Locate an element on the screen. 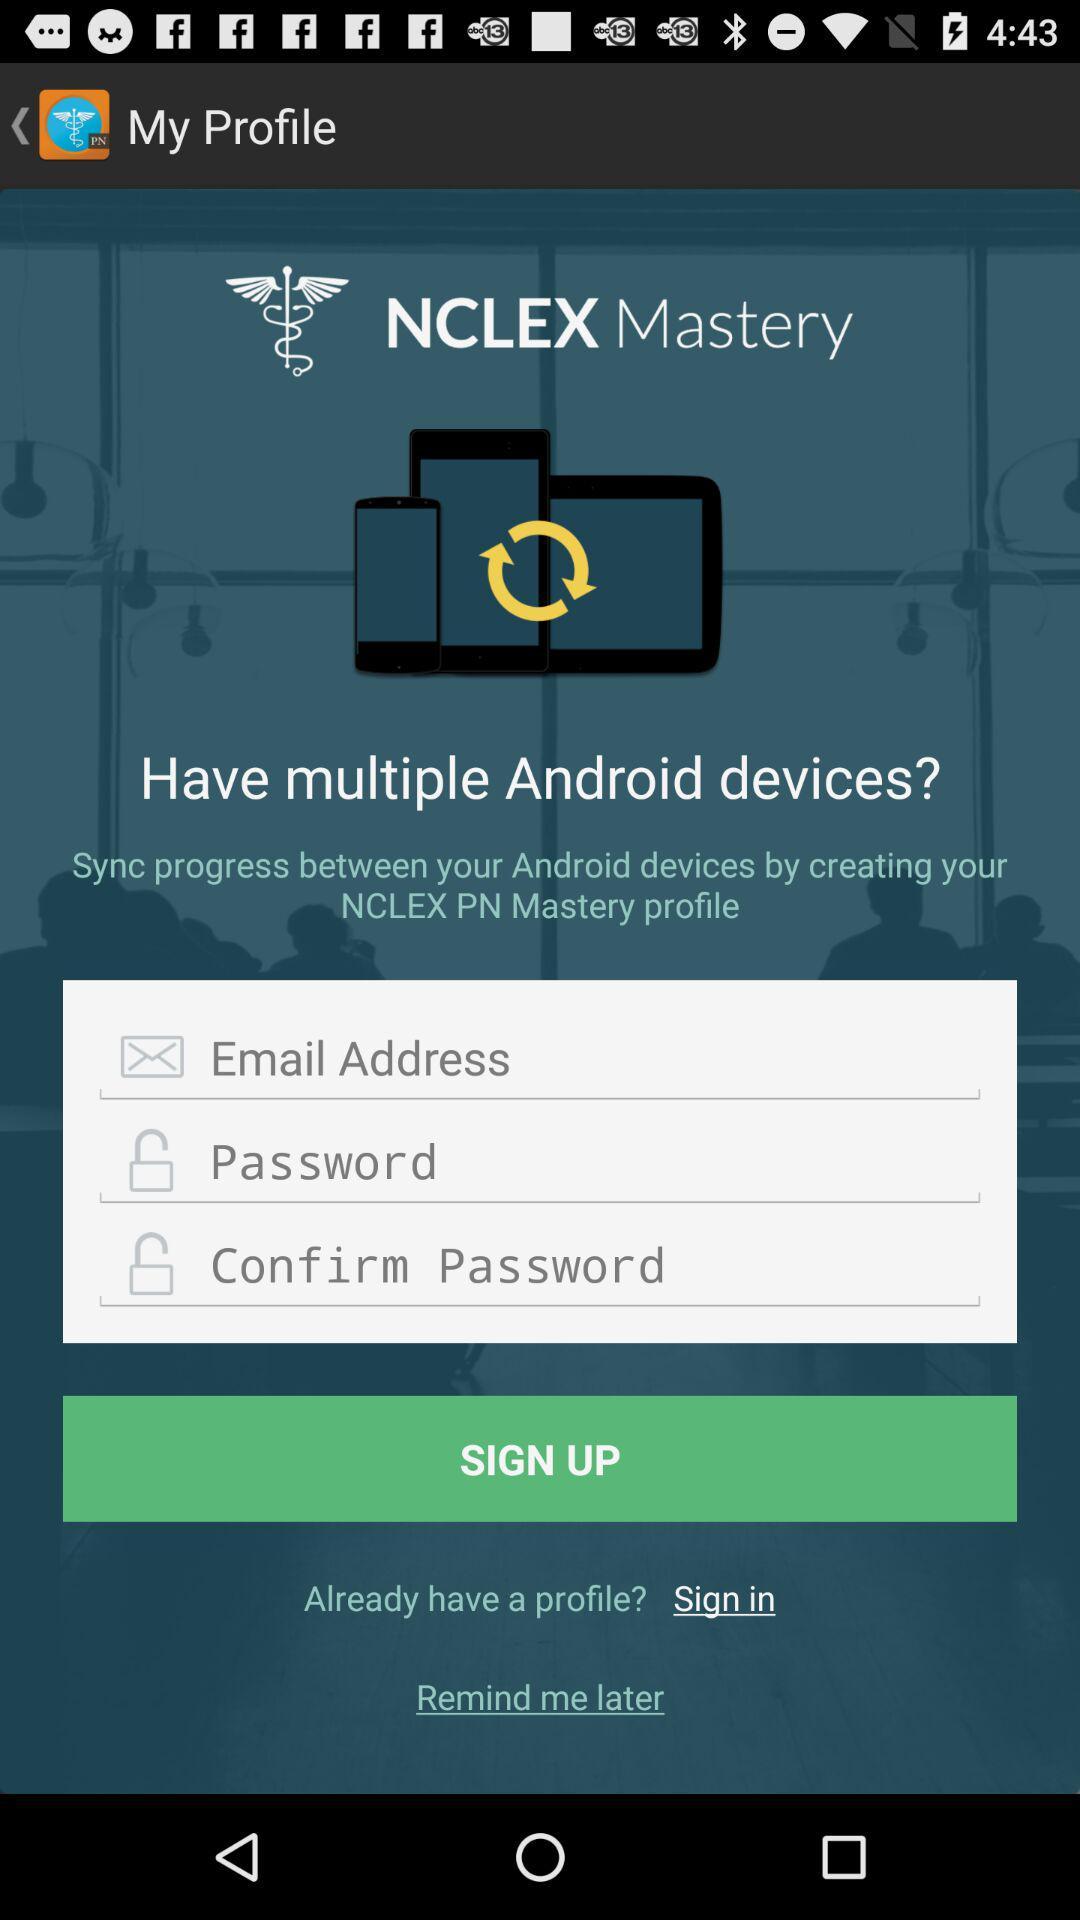  the item below sync progress between icon is located at coordinates (540, 1057).